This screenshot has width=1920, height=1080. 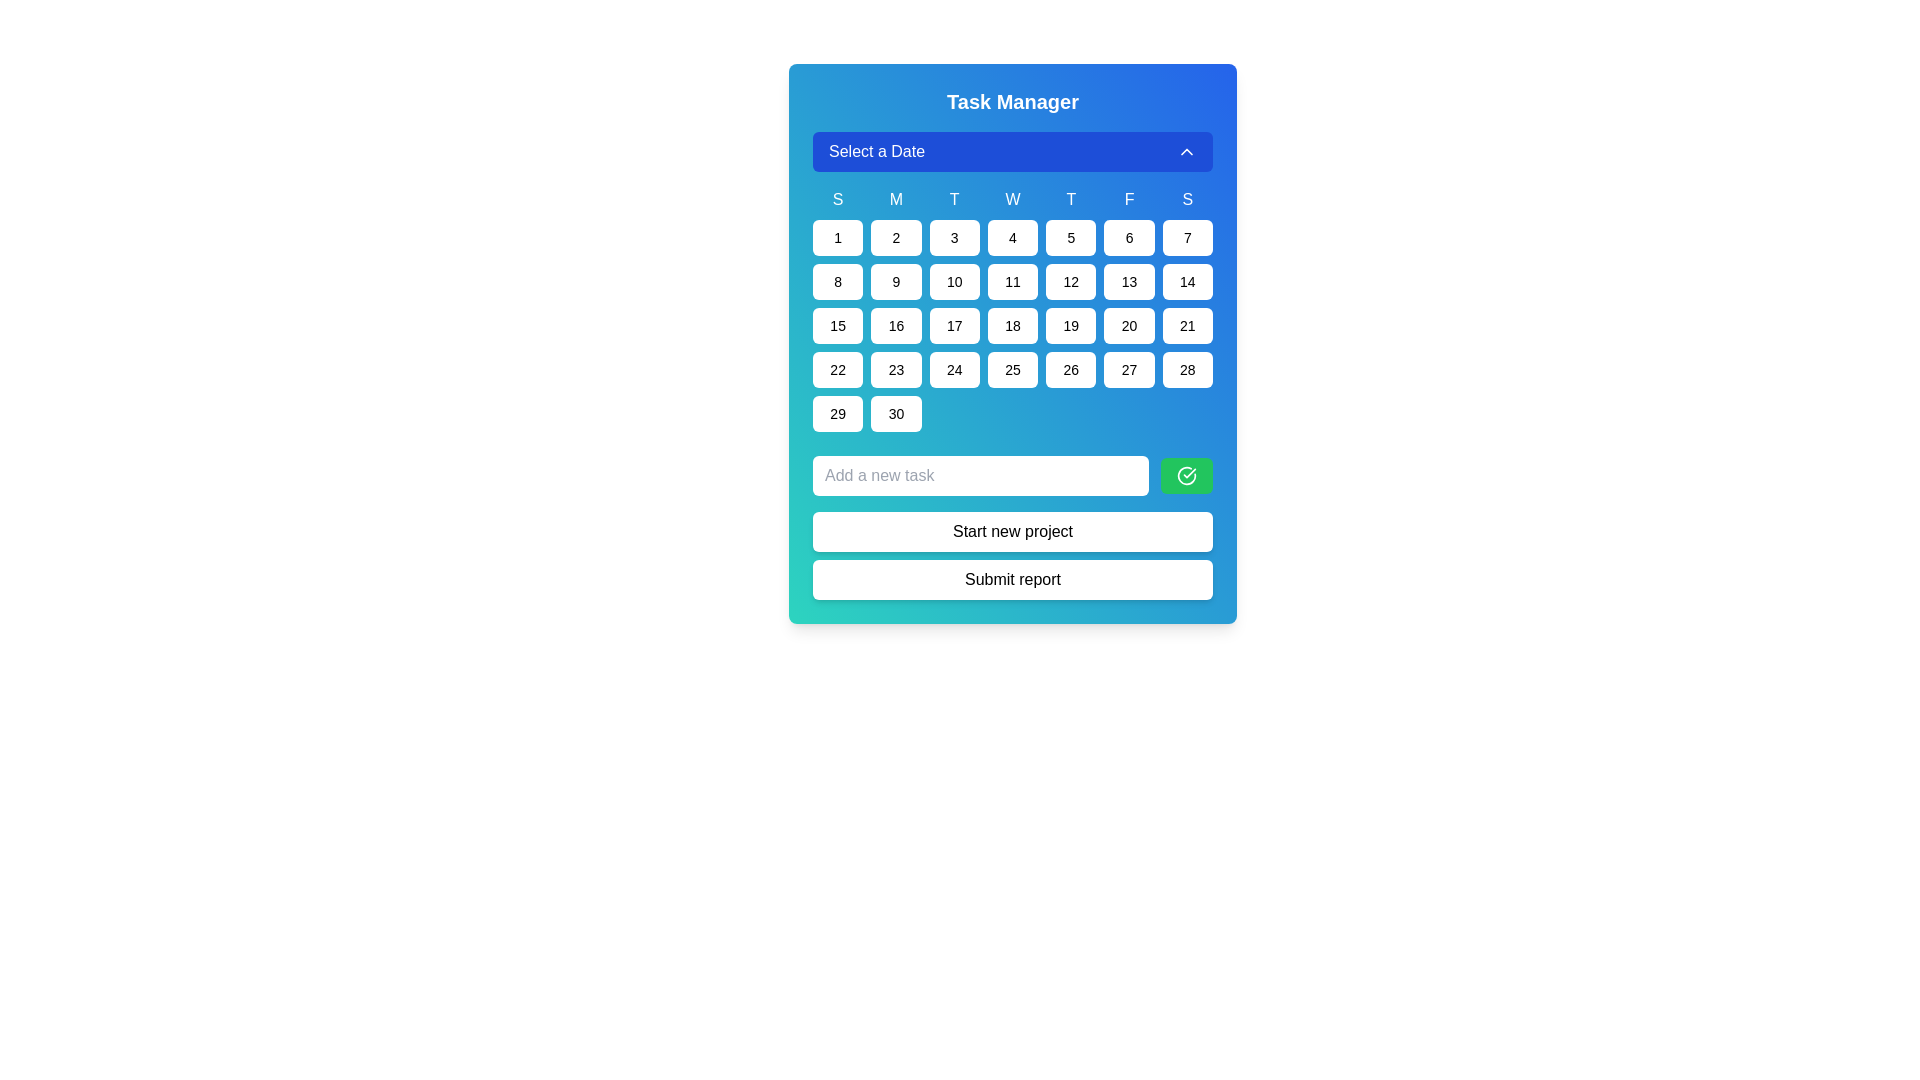 What do you see at coordinates (1012, 325) in the screenshot?
I see `the date button representing the 18th of the month in the calendar interface, located in the fourth column and third row under the 'T' (Tuesday) header` at bounding box center [1012, 325].